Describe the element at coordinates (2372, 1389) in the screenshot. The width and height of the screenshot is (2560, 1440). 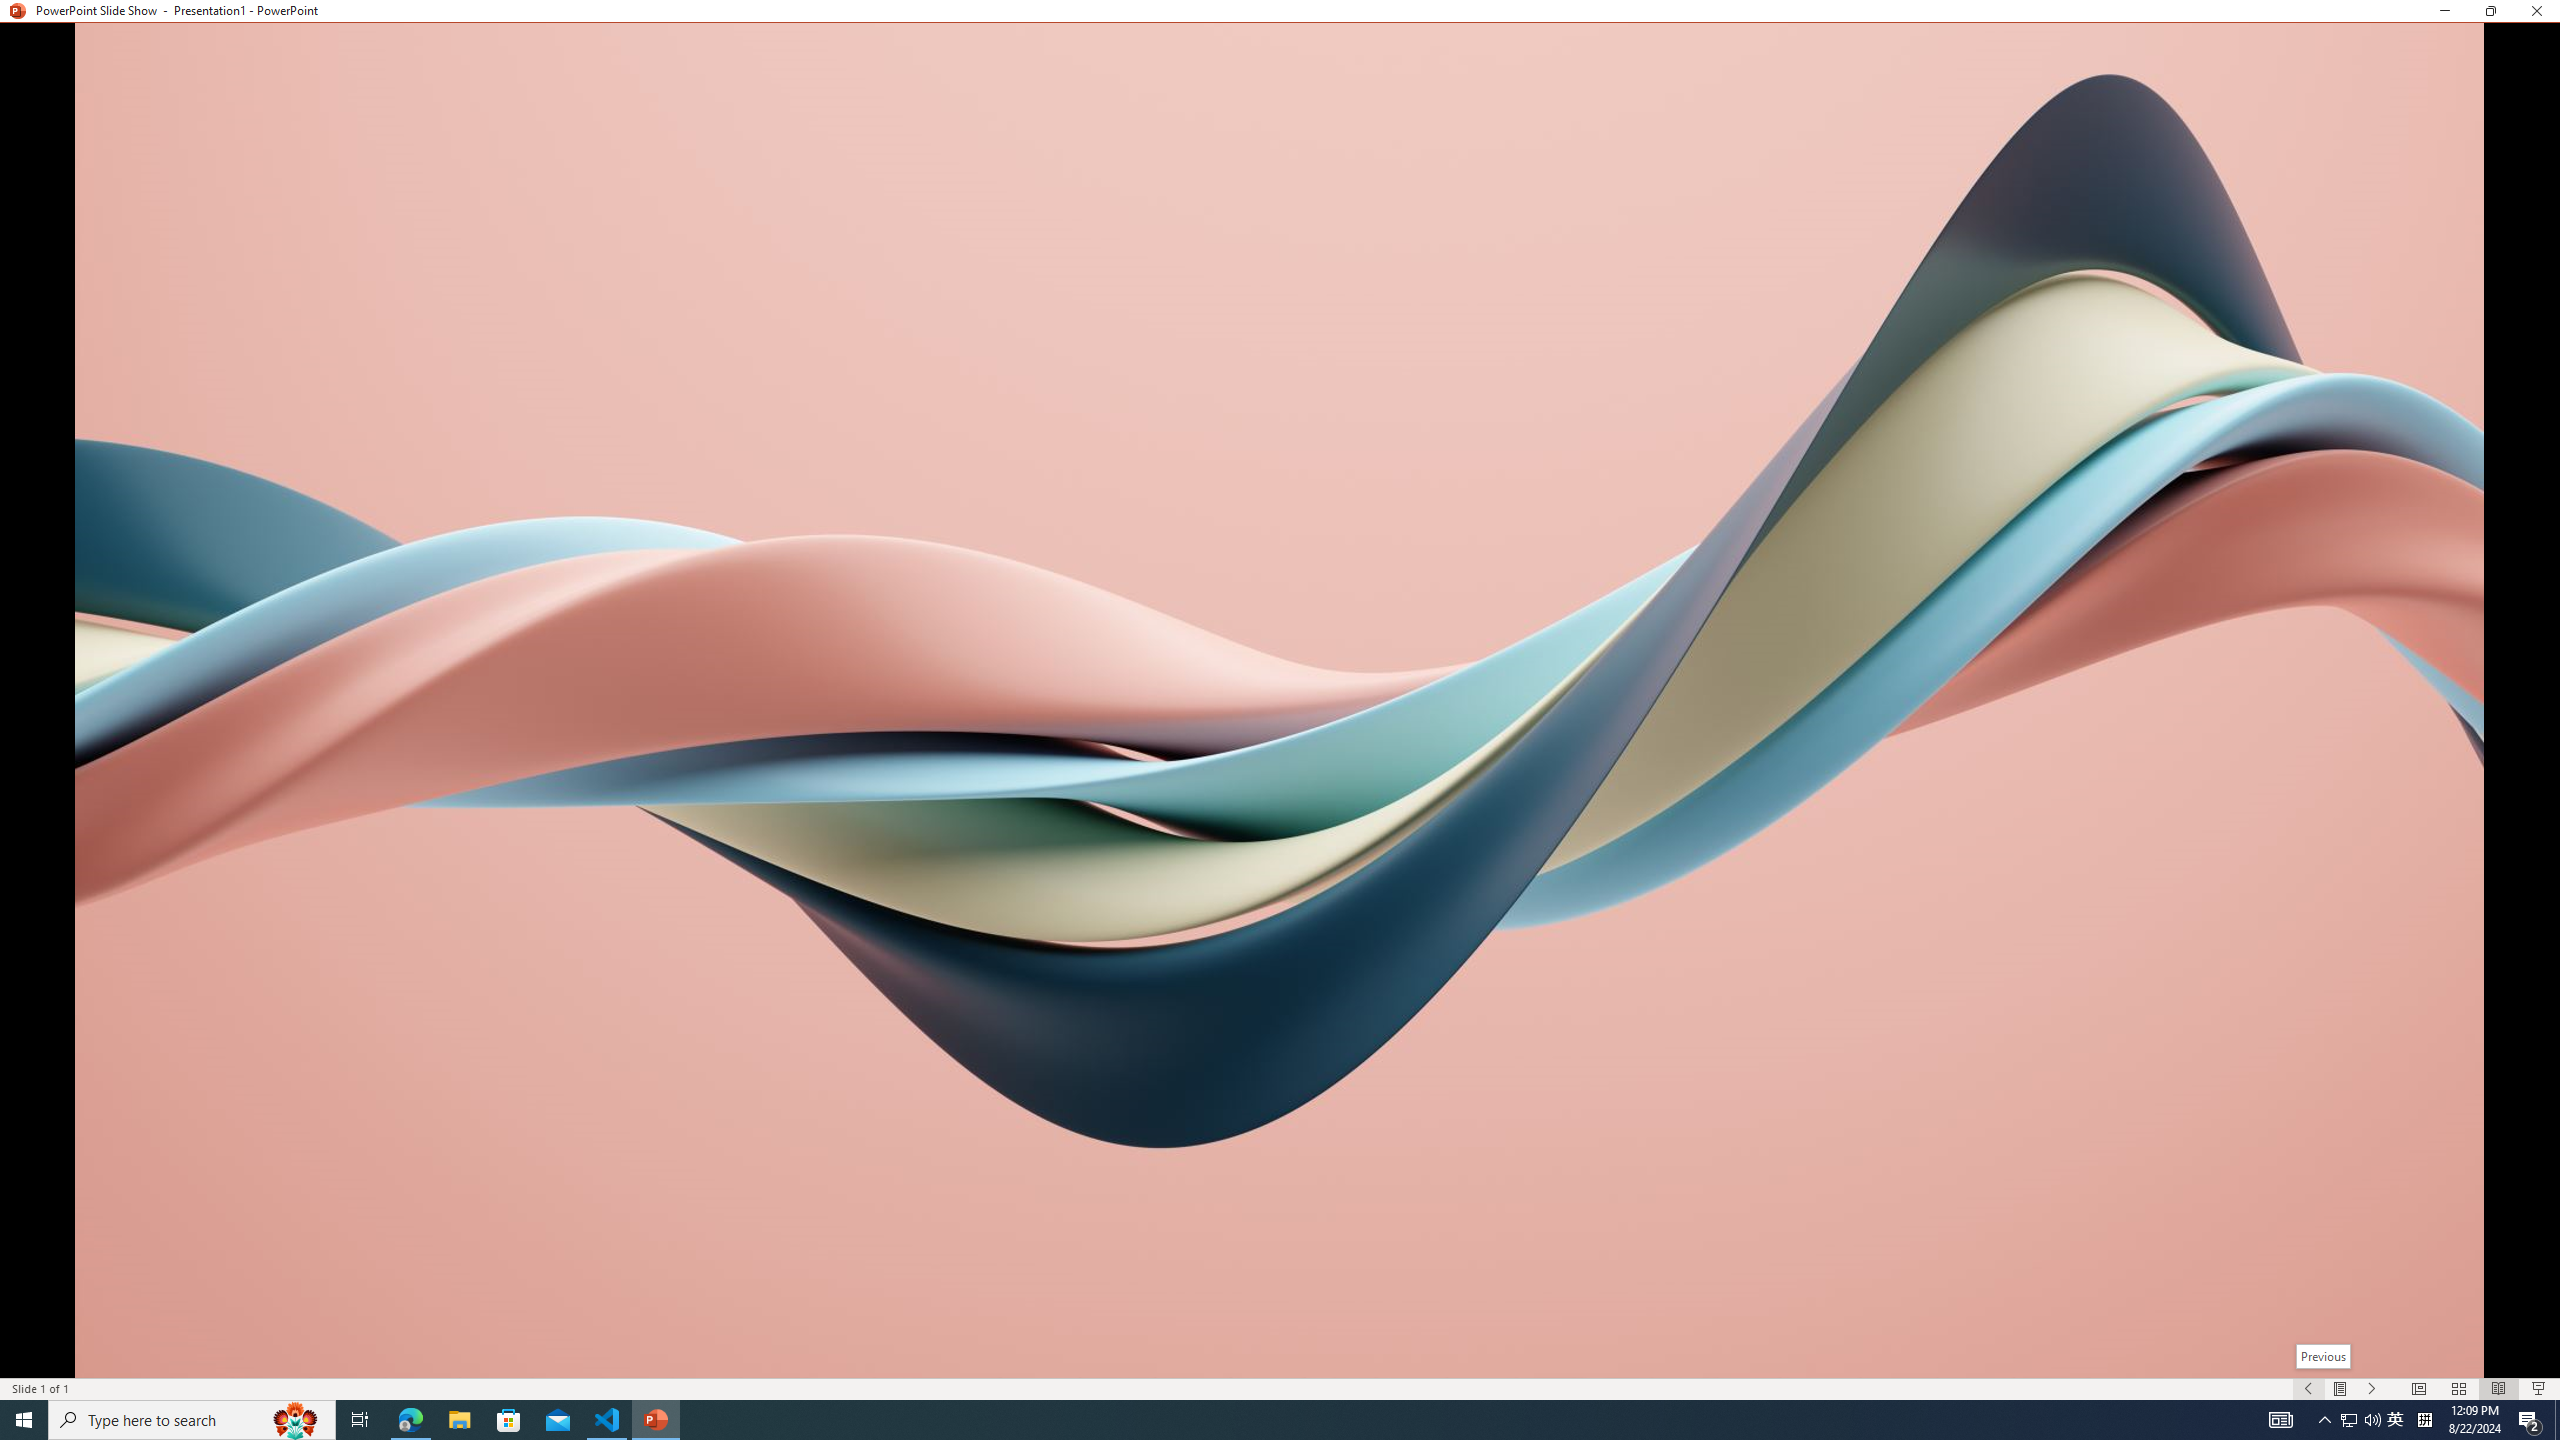
I see `'Slide Show Next On'` at that location.